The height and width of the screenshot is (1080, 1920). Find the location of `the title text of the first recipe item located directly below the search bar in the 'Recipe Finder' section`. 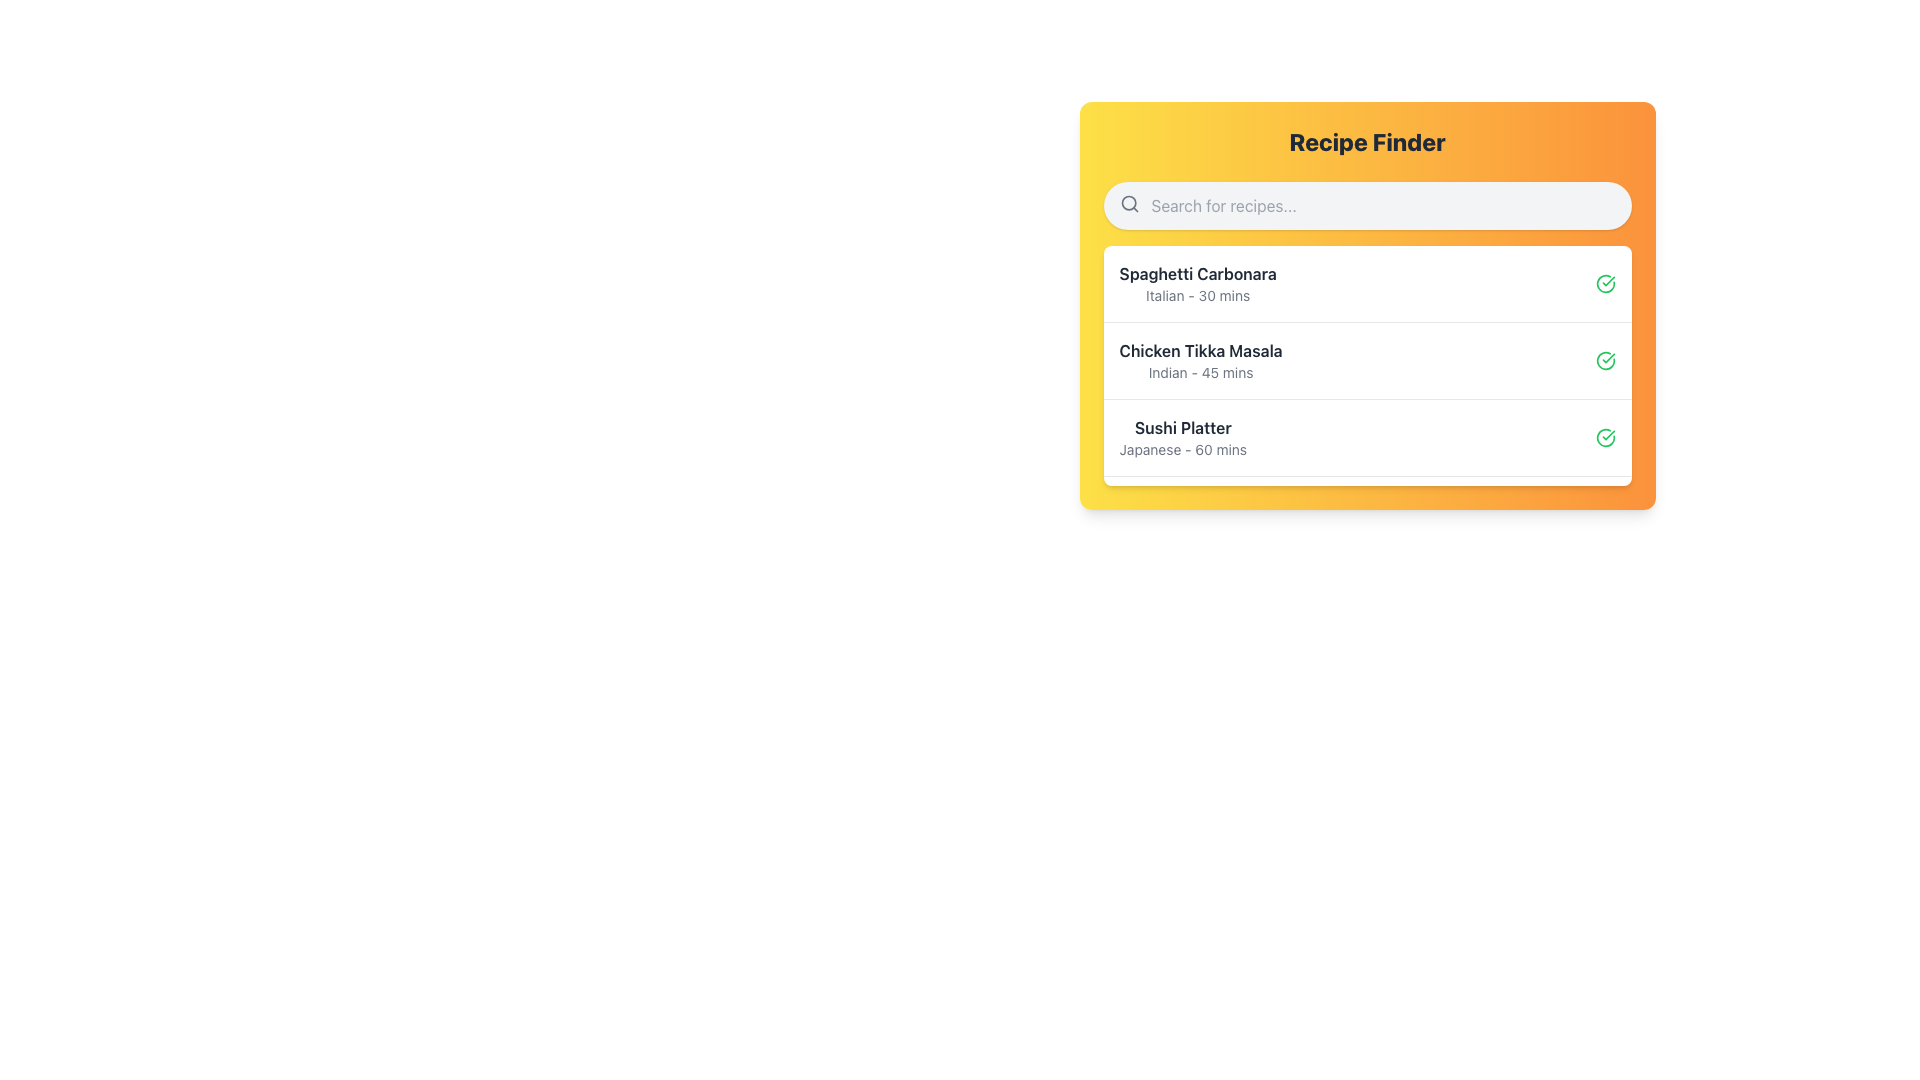

the title text of the first recipe item located directly below the search bar in the 'Recipe Finder' section is located at coordinates (1198, 273).